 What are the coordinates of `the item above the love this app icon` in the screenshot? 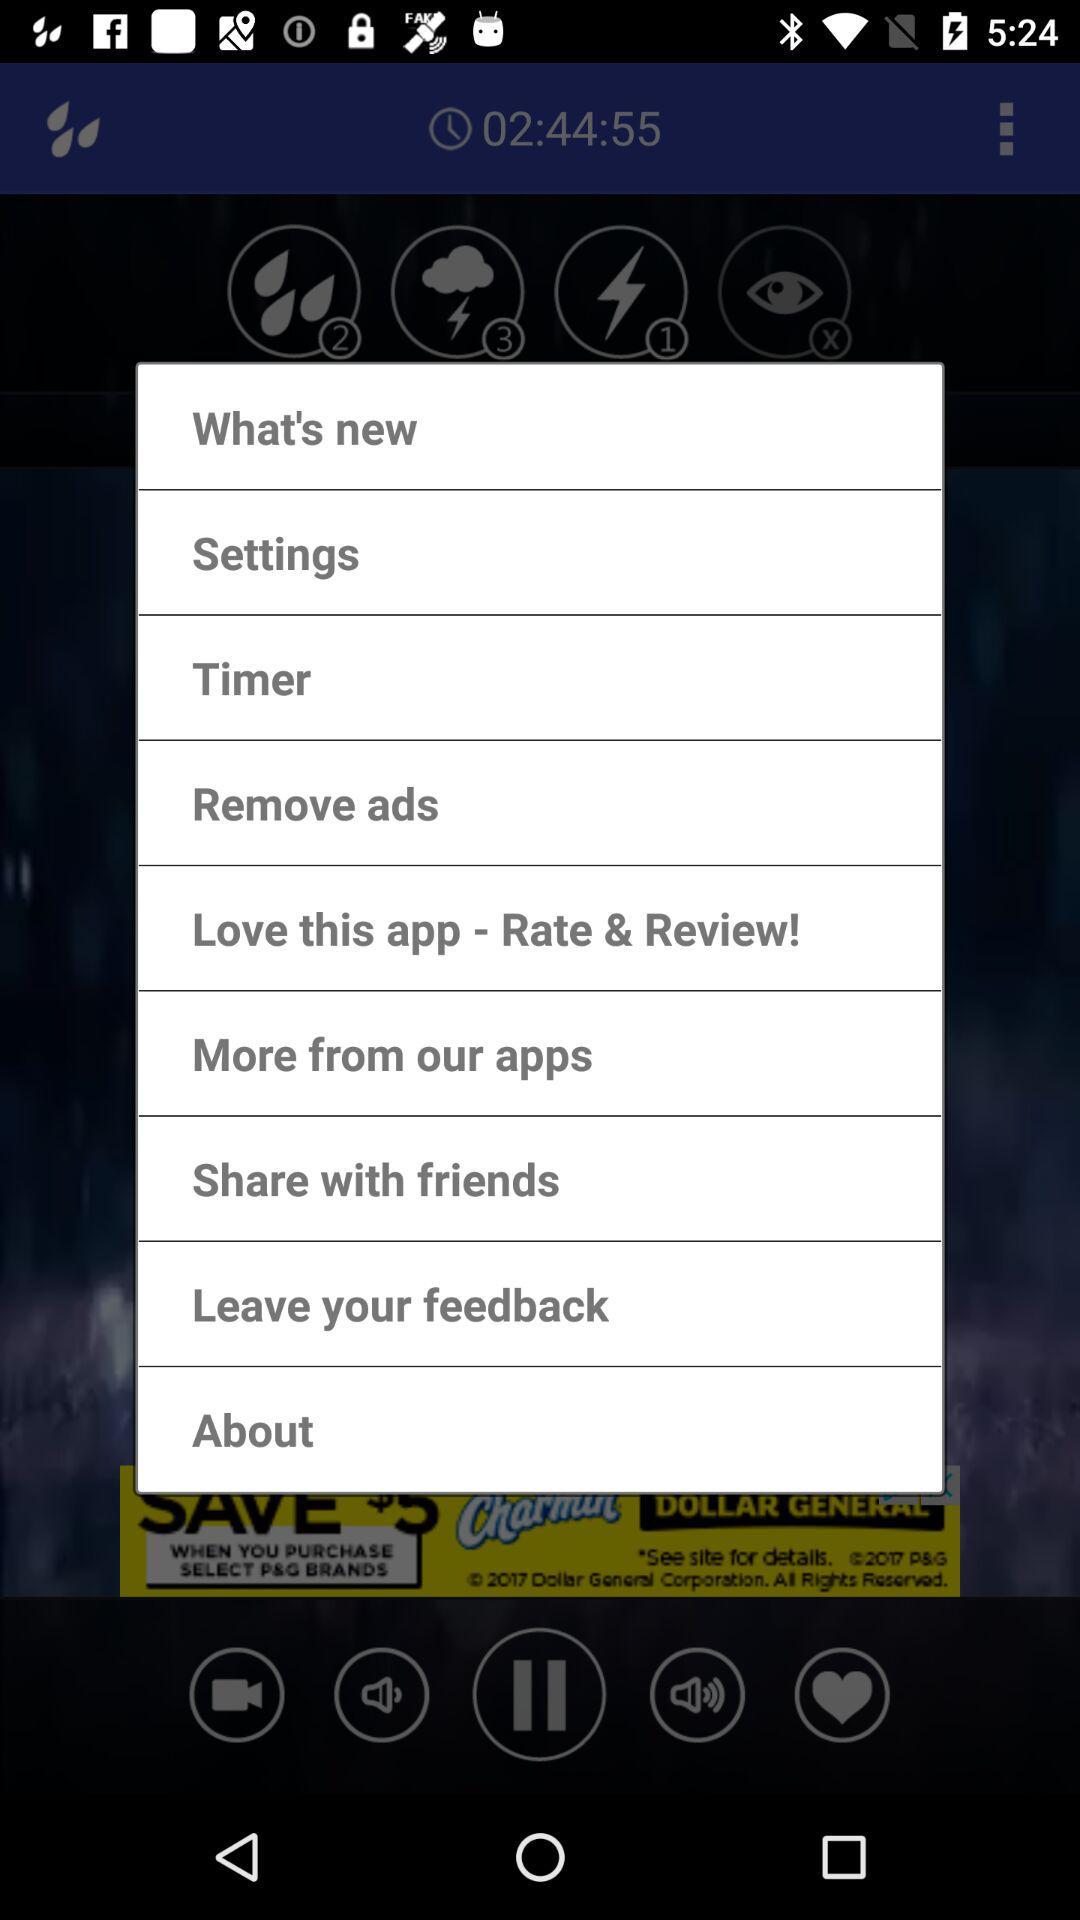 It's located at (295, 802).